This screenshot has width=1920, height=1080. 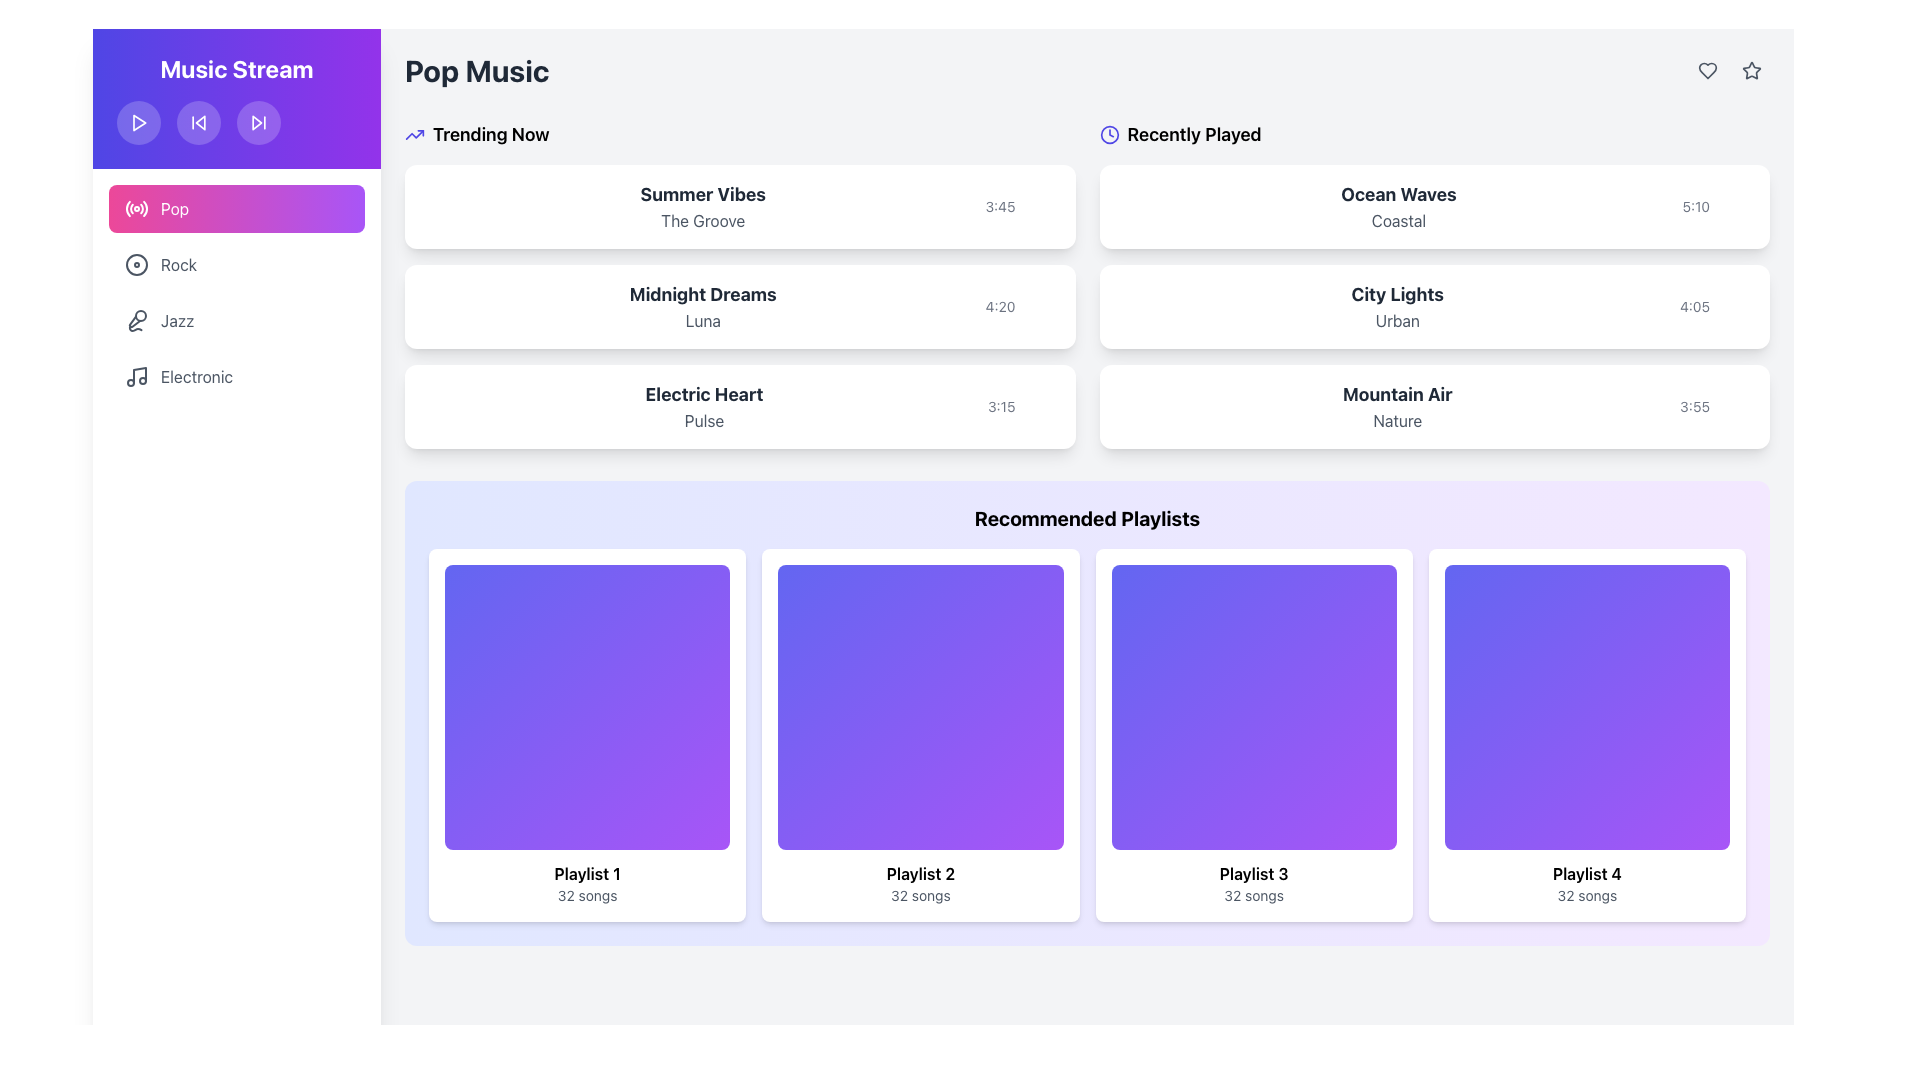 What do you see at coordinates (739, 307) in the screenshot?
I see `the 'Midnight Dreams' card in the 'Trending Now' section` at bounding box center [739, 307].